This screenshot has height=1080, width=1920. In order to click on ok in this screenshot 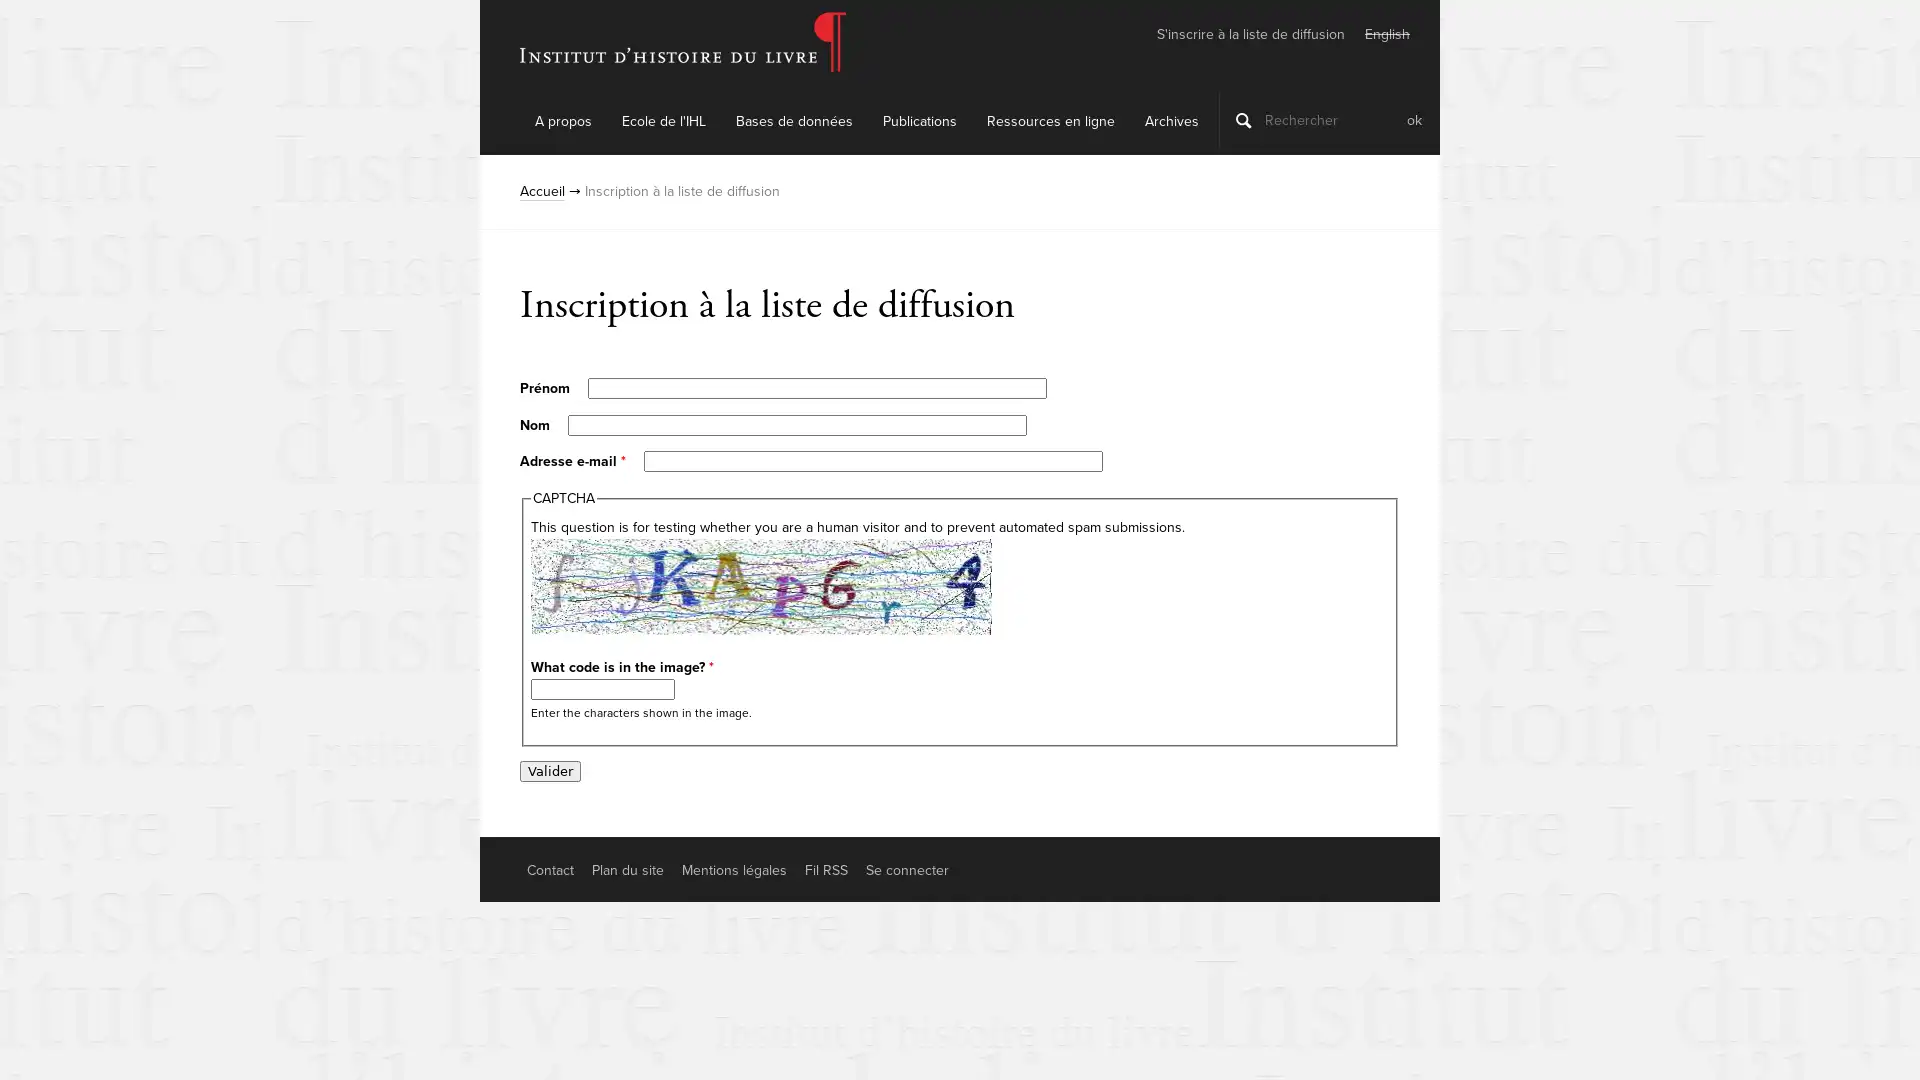, I will do `click(1413, 119)`.